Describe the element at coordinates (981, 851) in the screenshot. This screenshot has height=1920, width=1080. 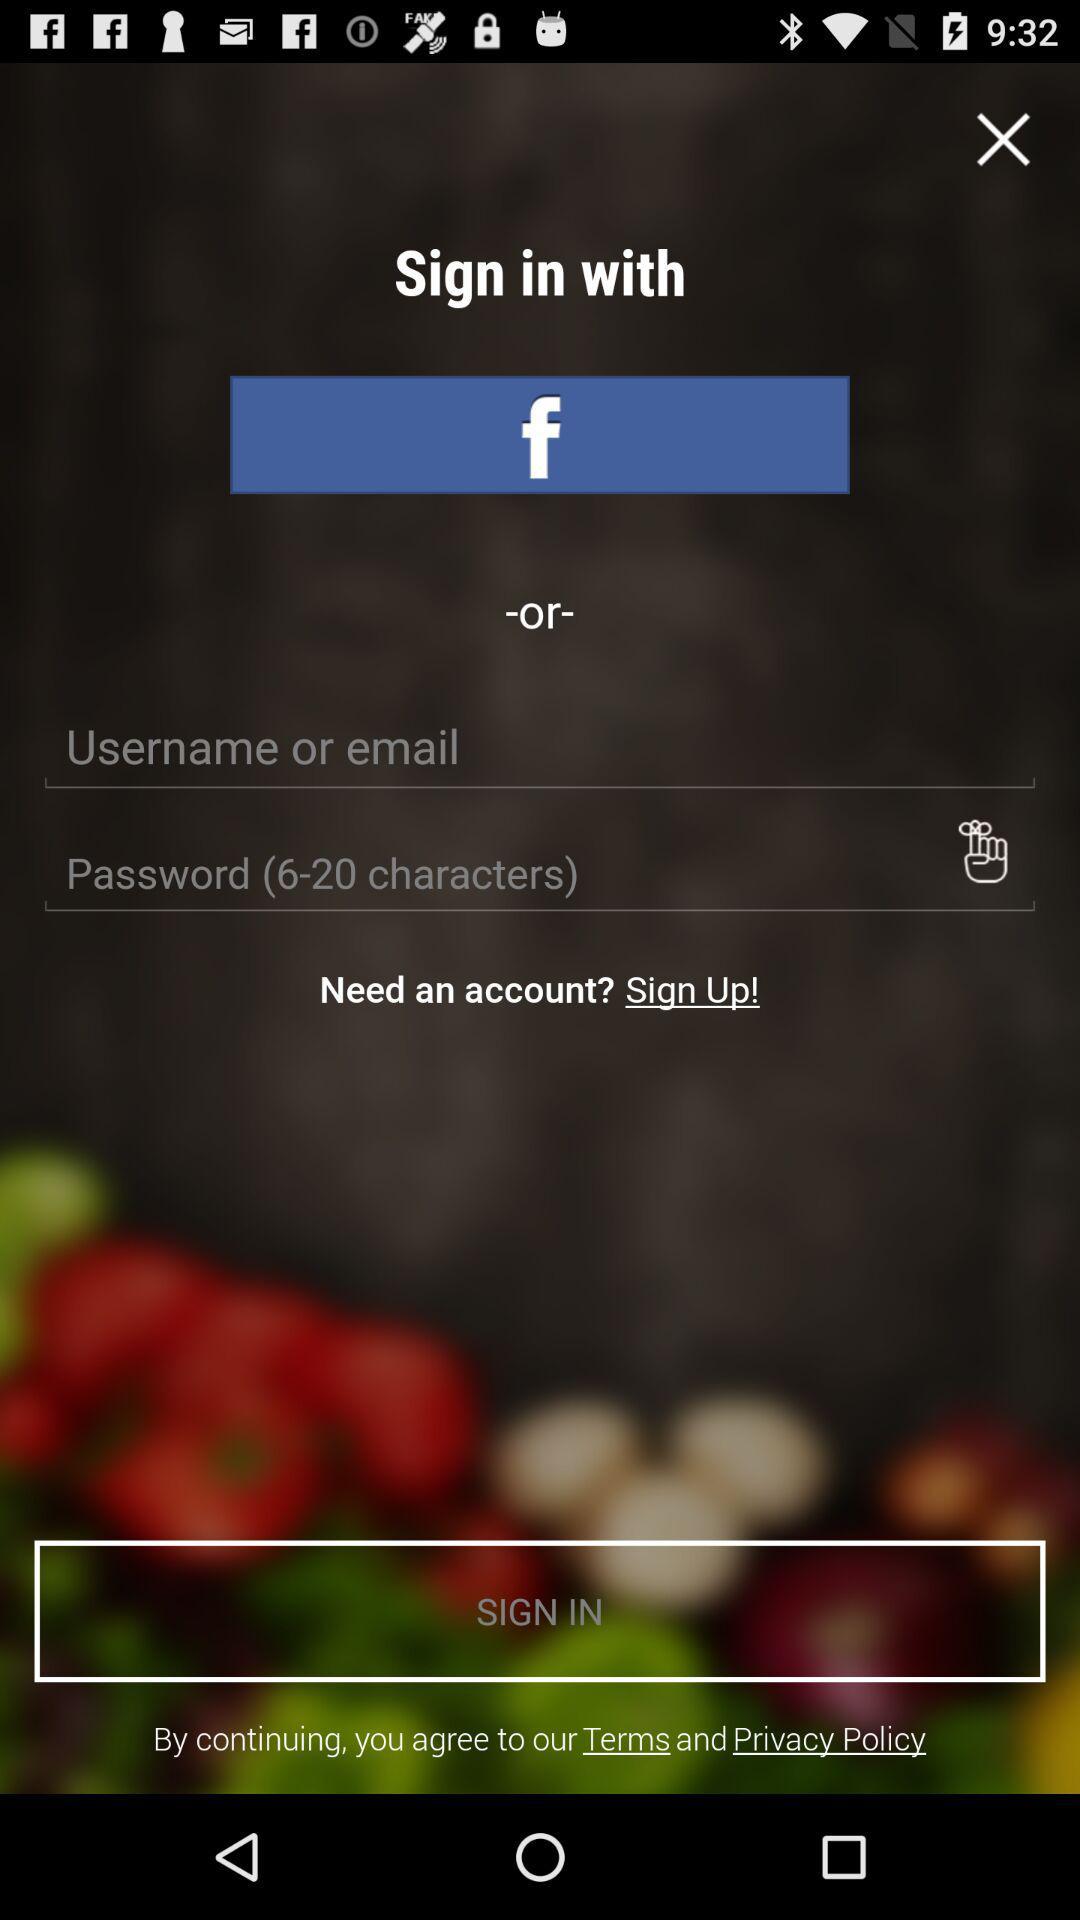
I see `show password option` at that location.